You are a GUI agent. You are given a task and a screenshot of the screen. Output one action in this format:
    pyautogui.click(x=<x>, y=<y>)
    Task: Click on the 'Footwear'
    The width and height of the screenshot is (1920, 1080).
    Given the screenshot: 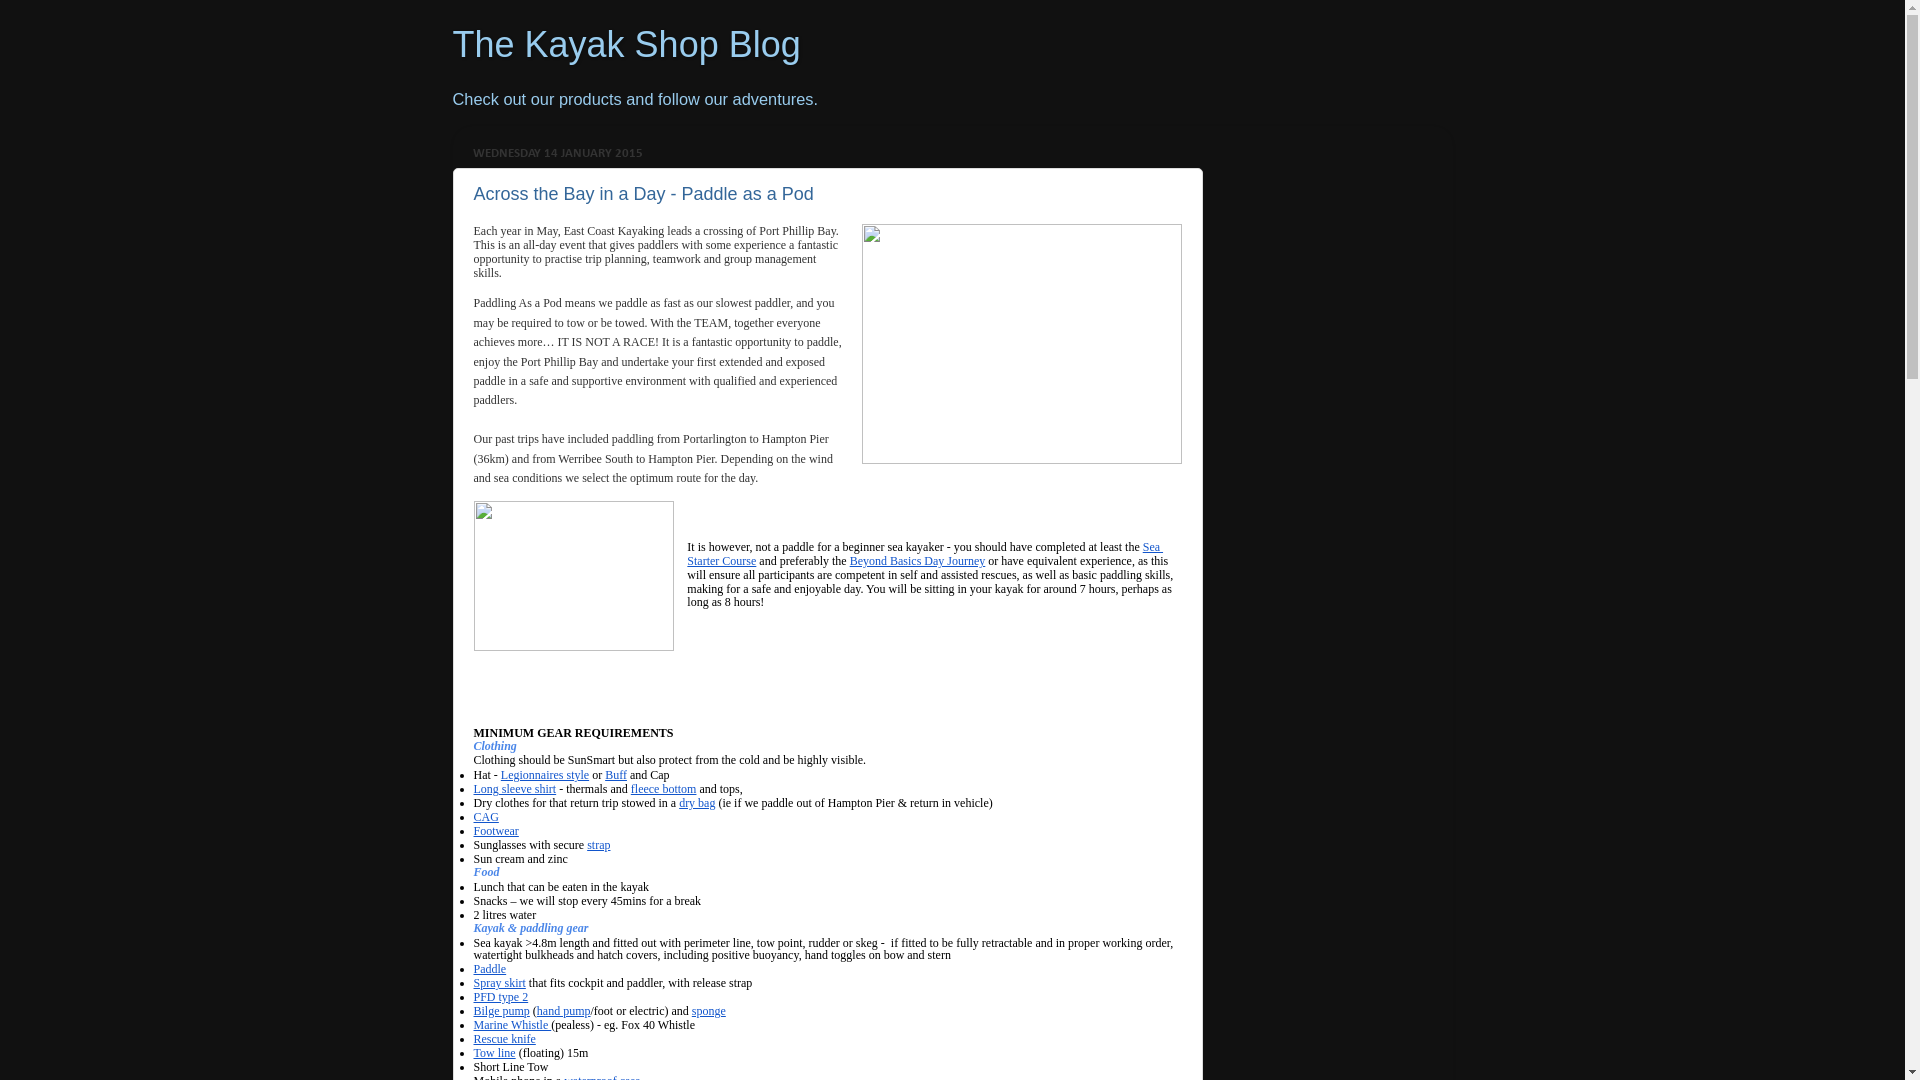 What is the action you would take?
    pyautogui.click(x=496, y=830)
    